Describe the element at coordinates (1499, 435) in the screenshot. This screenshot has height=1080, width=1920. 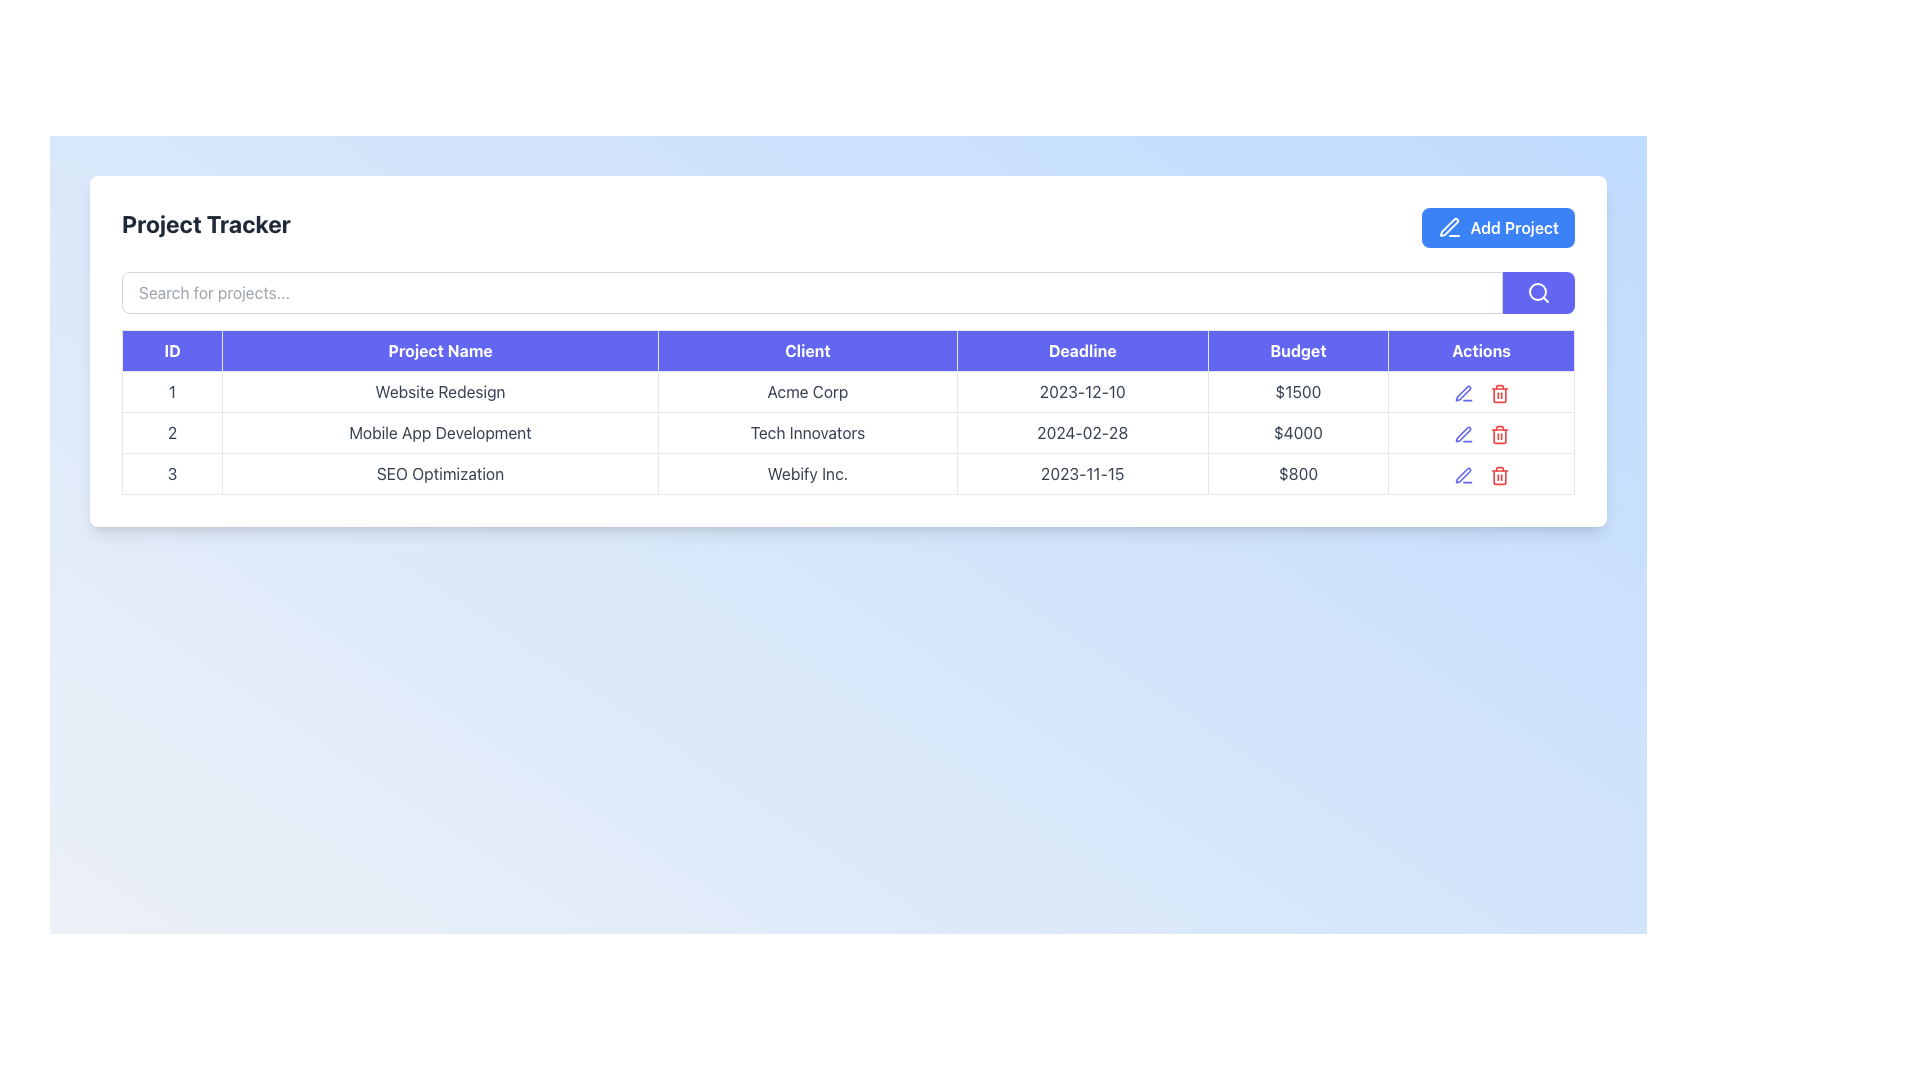
I see `the trash bin icon representing the delete action located in the last row of the table under the 'Actions' column` at that location.